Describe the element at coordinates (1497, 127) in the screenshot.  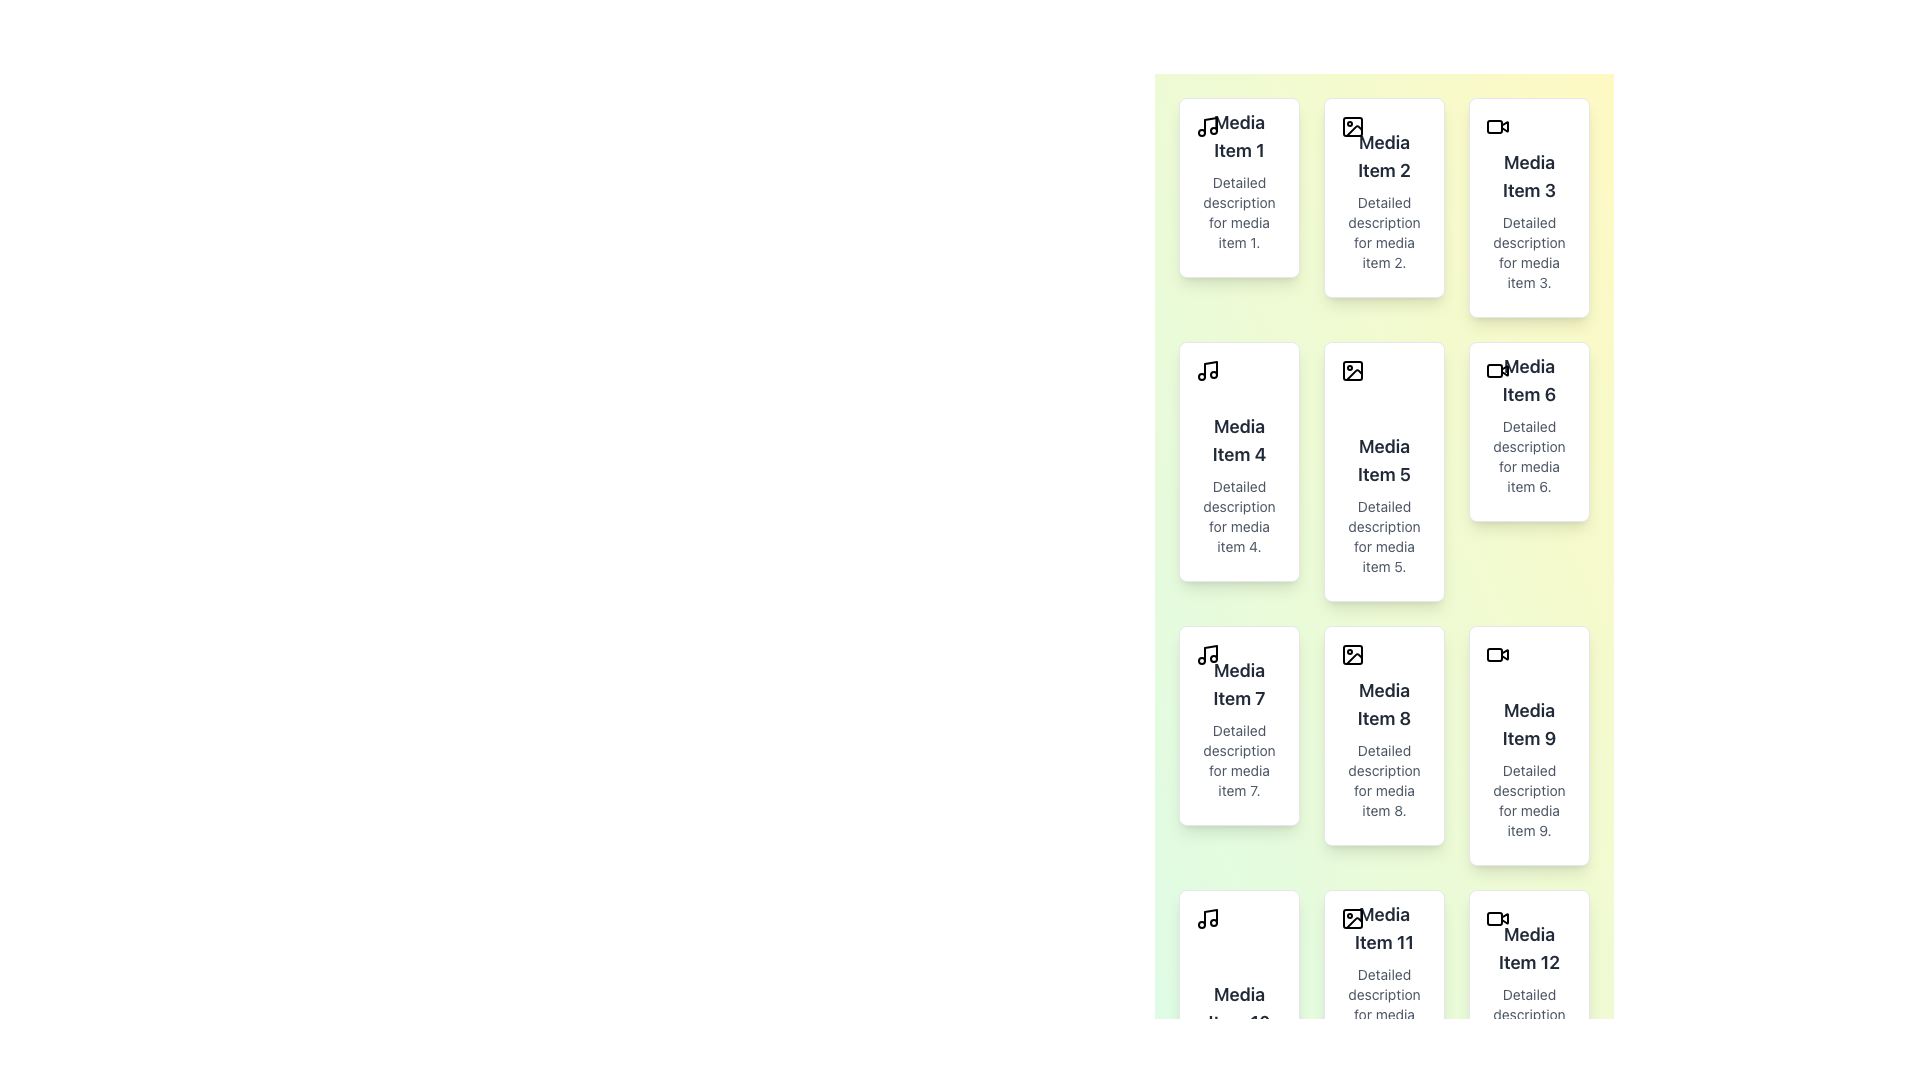
I see `the video camera icon located at the top-left corner of the card labeled 'Media Item 3' for a detailed view` at that location.